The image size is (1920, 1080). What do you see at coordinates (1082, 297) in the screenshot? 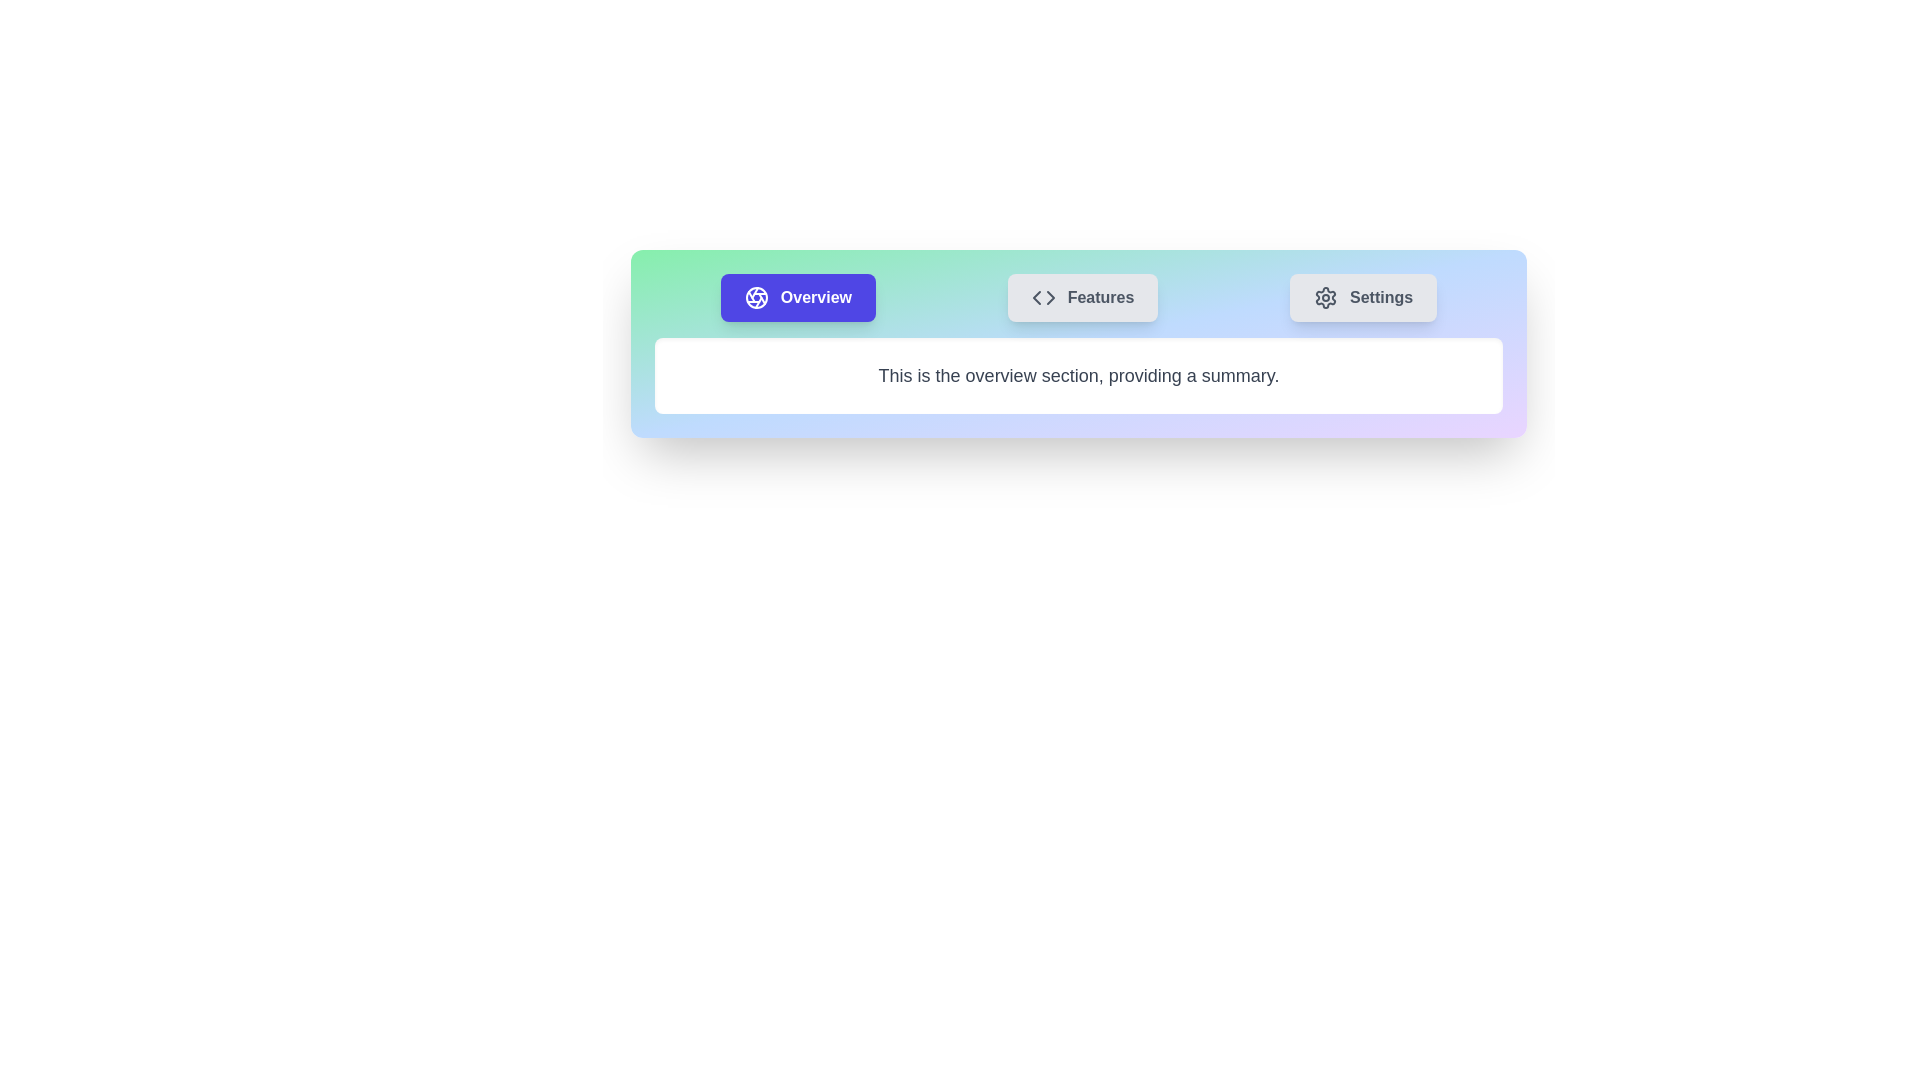
I see `the tab labeled Features to view its content` at bounding box center [1082, 297].